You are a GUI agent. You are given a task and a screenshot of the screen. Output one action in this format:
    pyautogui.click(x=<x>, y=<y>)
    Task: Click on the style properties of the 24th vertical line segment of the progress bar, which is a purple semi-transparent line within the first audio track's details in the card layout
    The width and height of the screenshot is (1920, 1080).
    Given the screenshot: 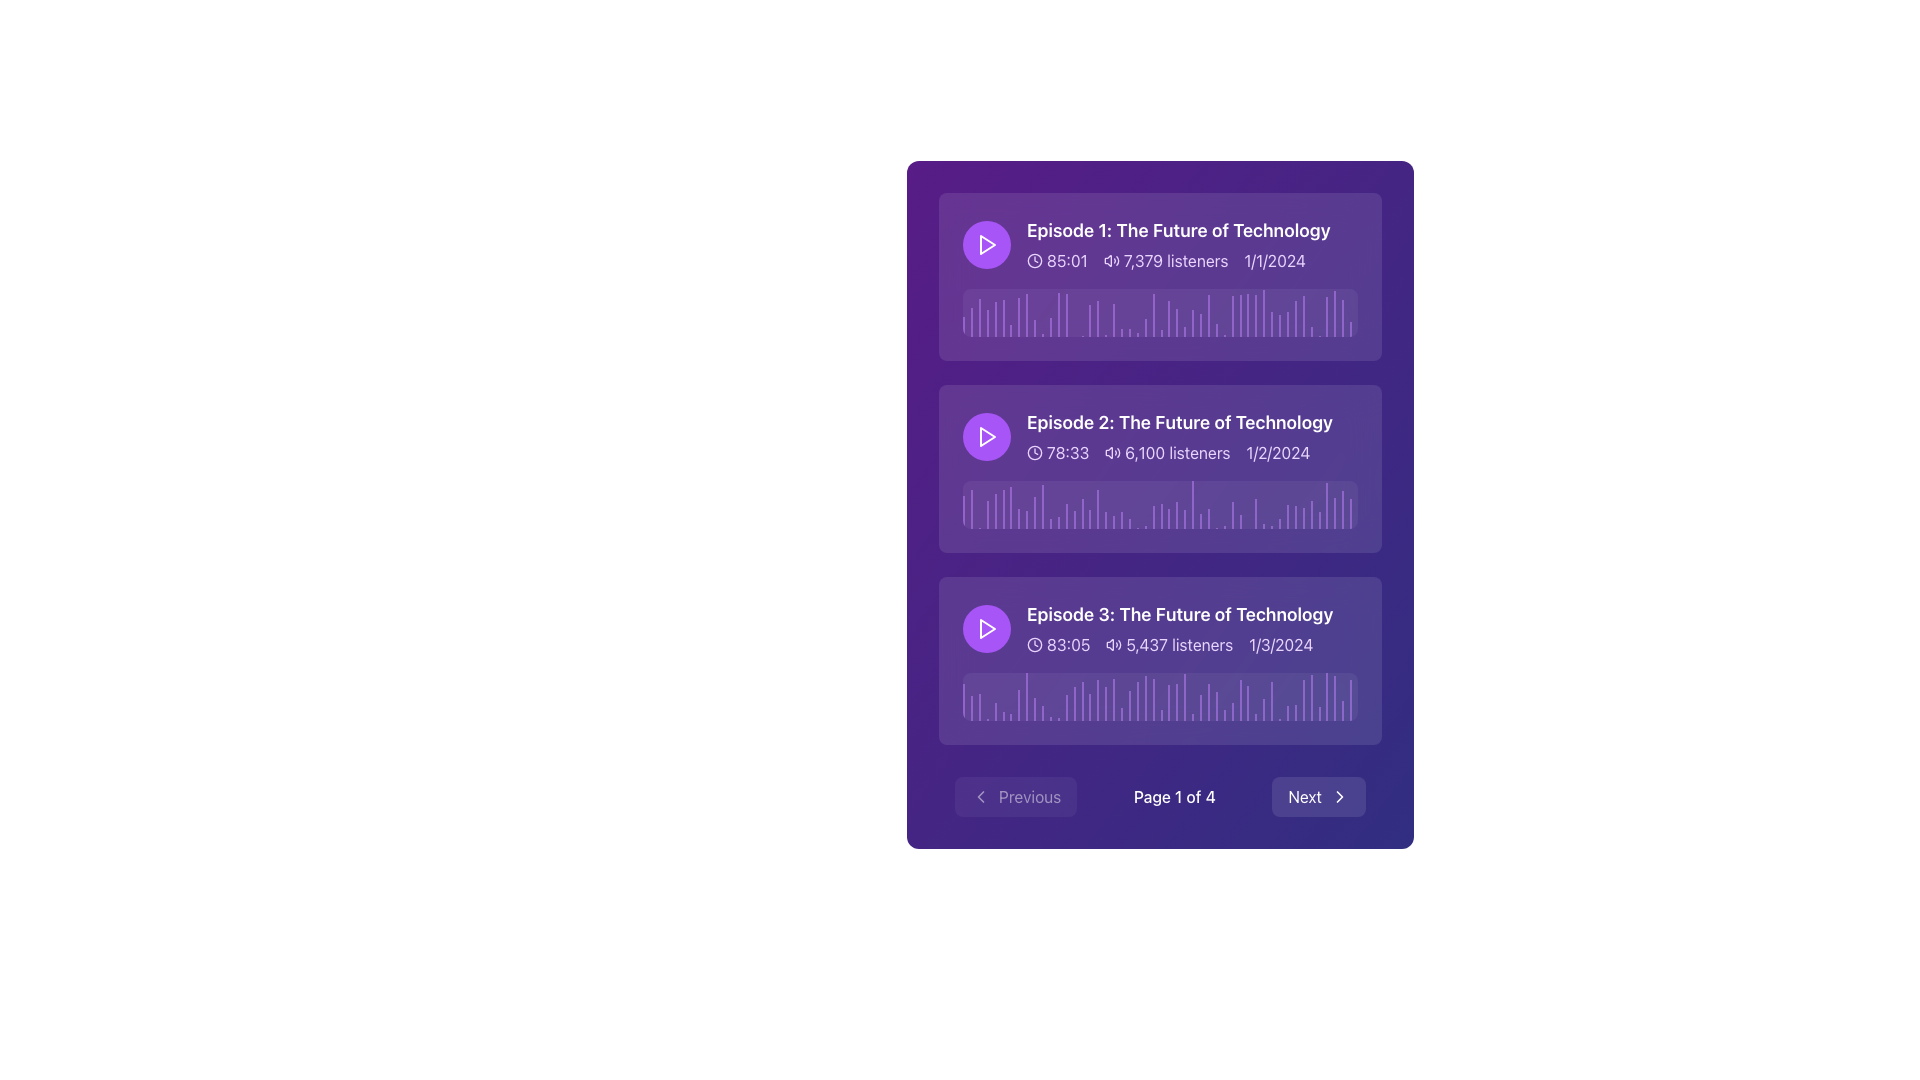 What is the action you would take?
    pyautogui.click(x=1145, y=327)
    